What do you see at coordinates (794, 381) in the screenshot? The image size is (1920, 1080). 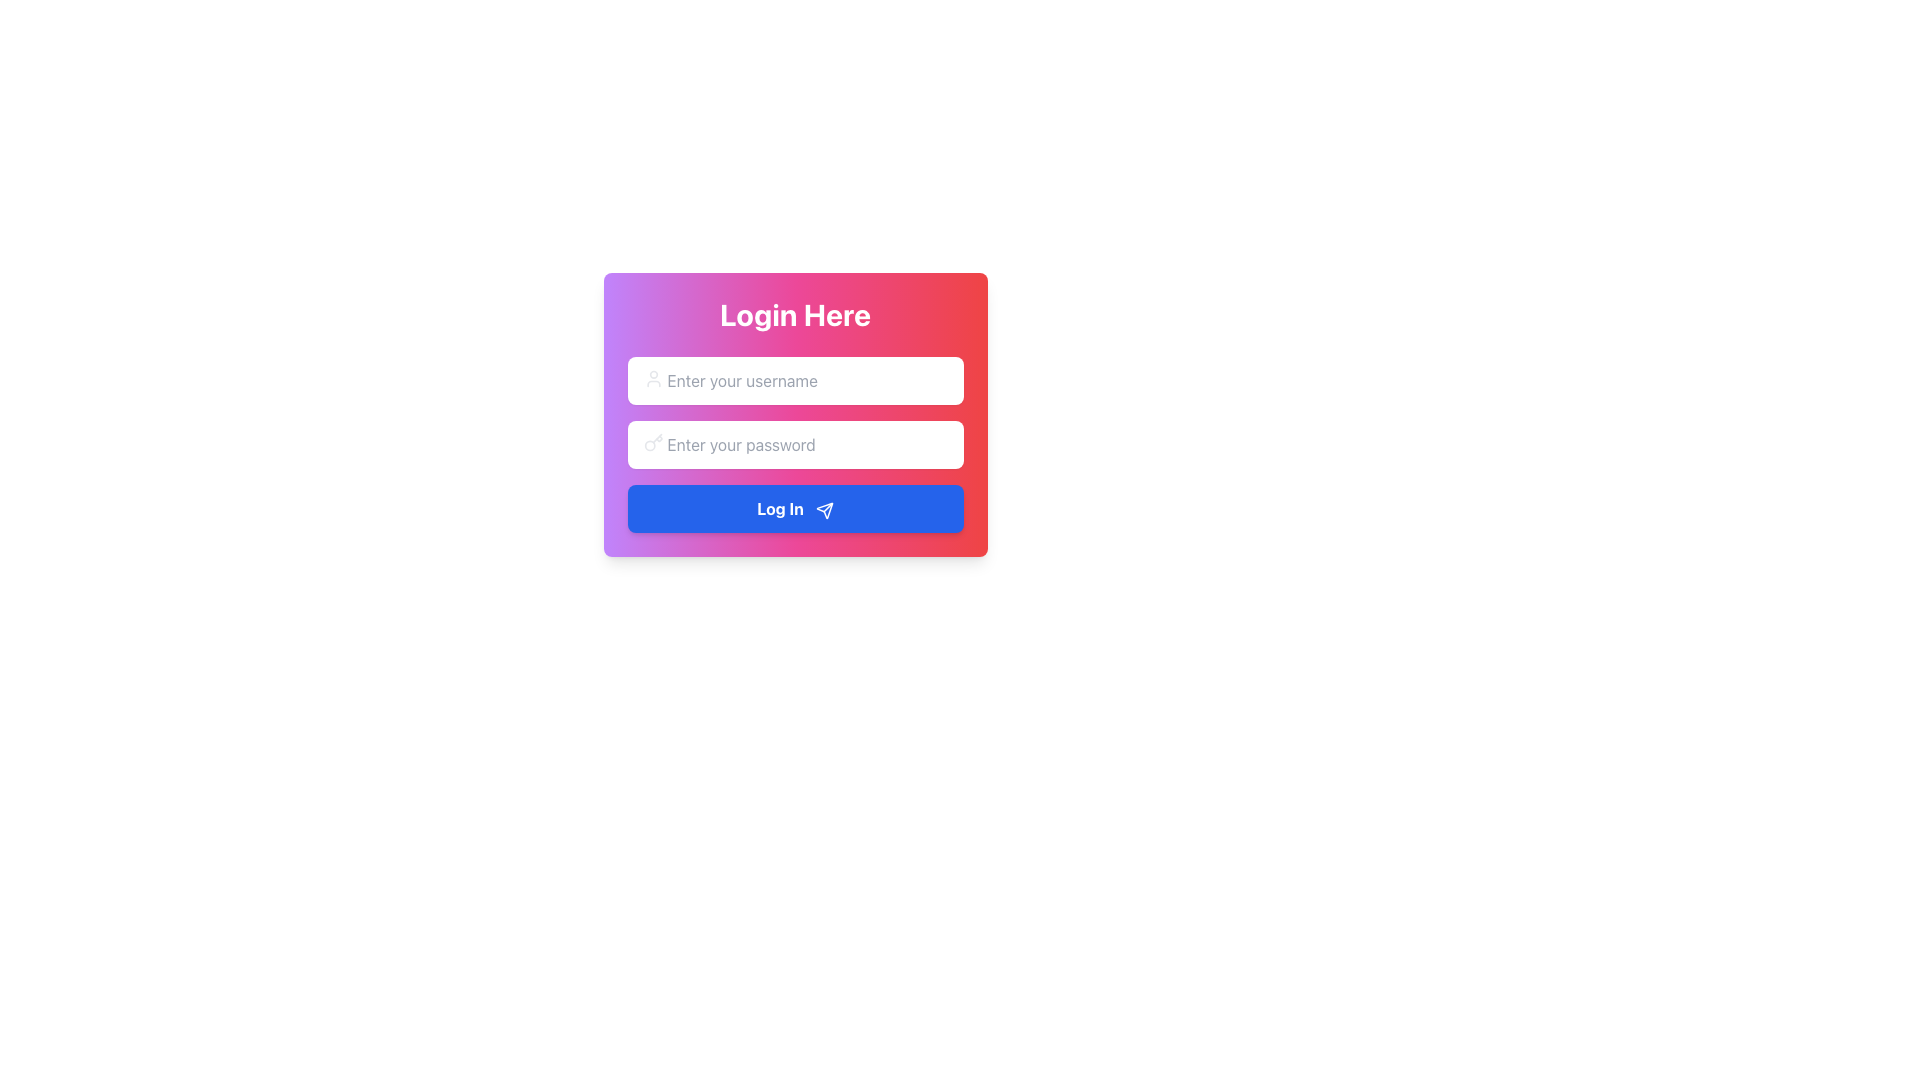 I see `the username or email address input field to focus on it during the login process` at bounding box center [794, 381].